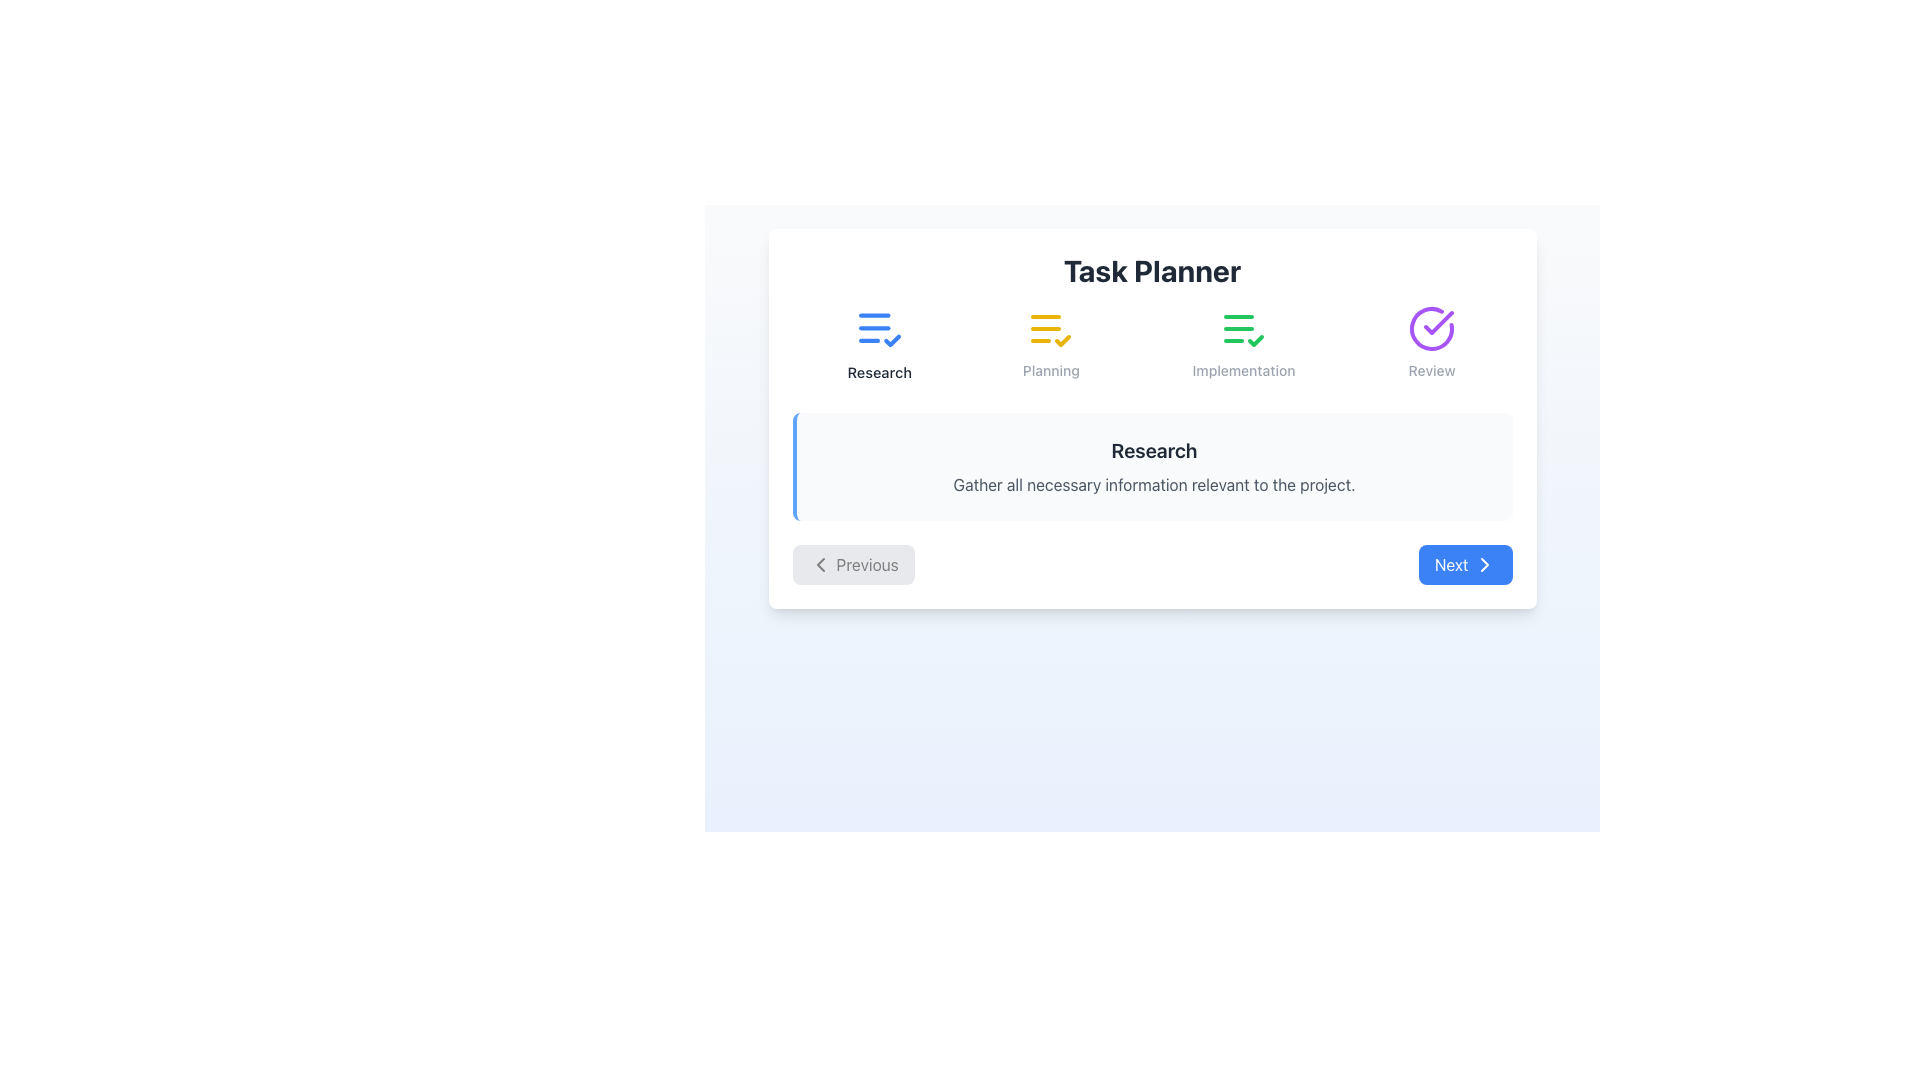  Describe the element at coordinates (1050, 370) in the screenshot. I see `the 'Planning' text label, which is located beneath the yellow task icon in the task planner interface, specifically the second task in a horizontal sequence of four tasks` at that location.